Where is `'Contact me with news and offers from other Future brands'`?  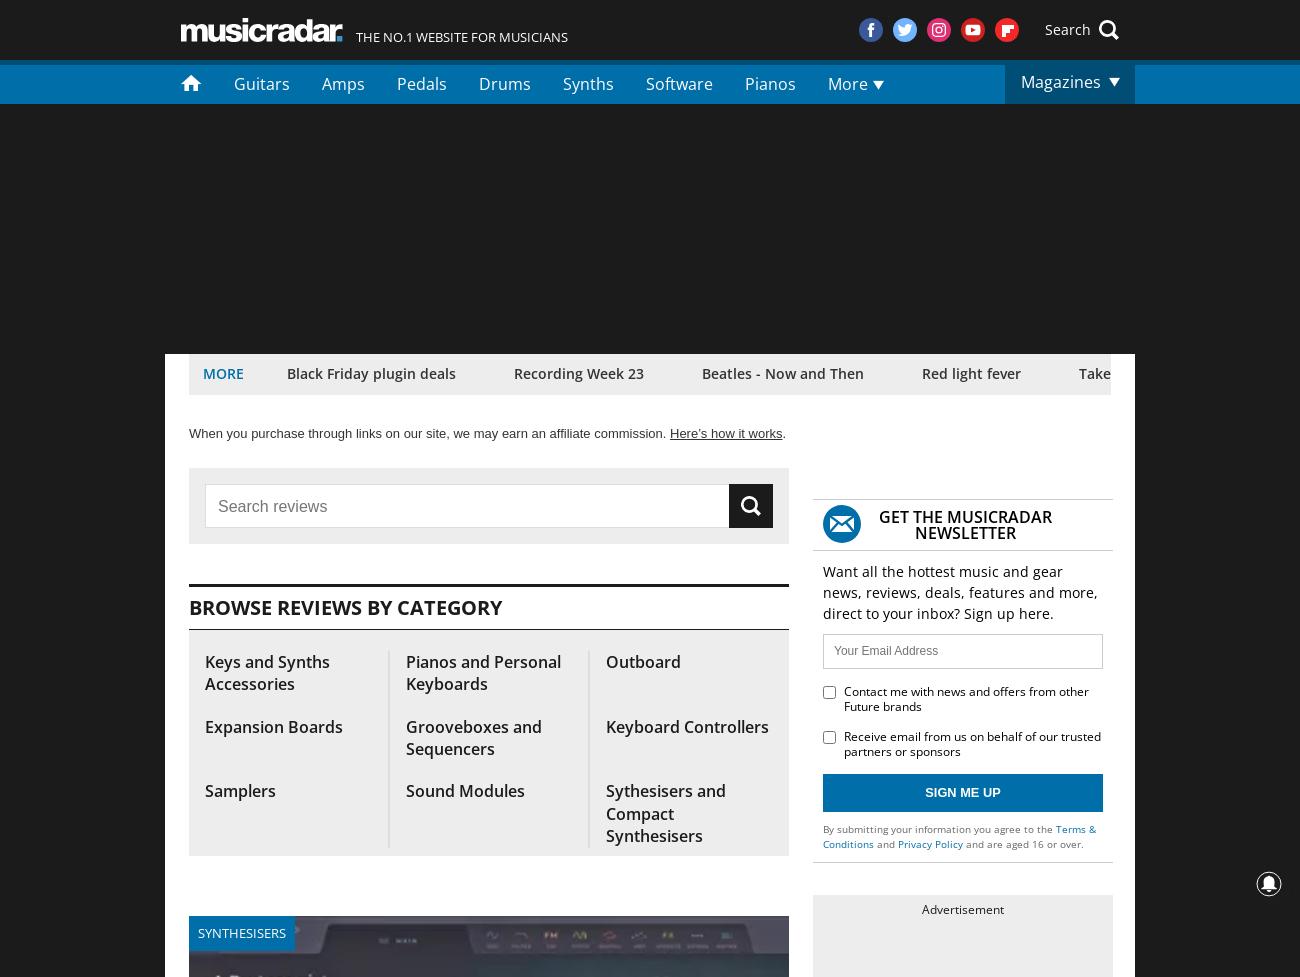
'Contact me with news and offers from other Future brands' is located at coordinates (966, 699).